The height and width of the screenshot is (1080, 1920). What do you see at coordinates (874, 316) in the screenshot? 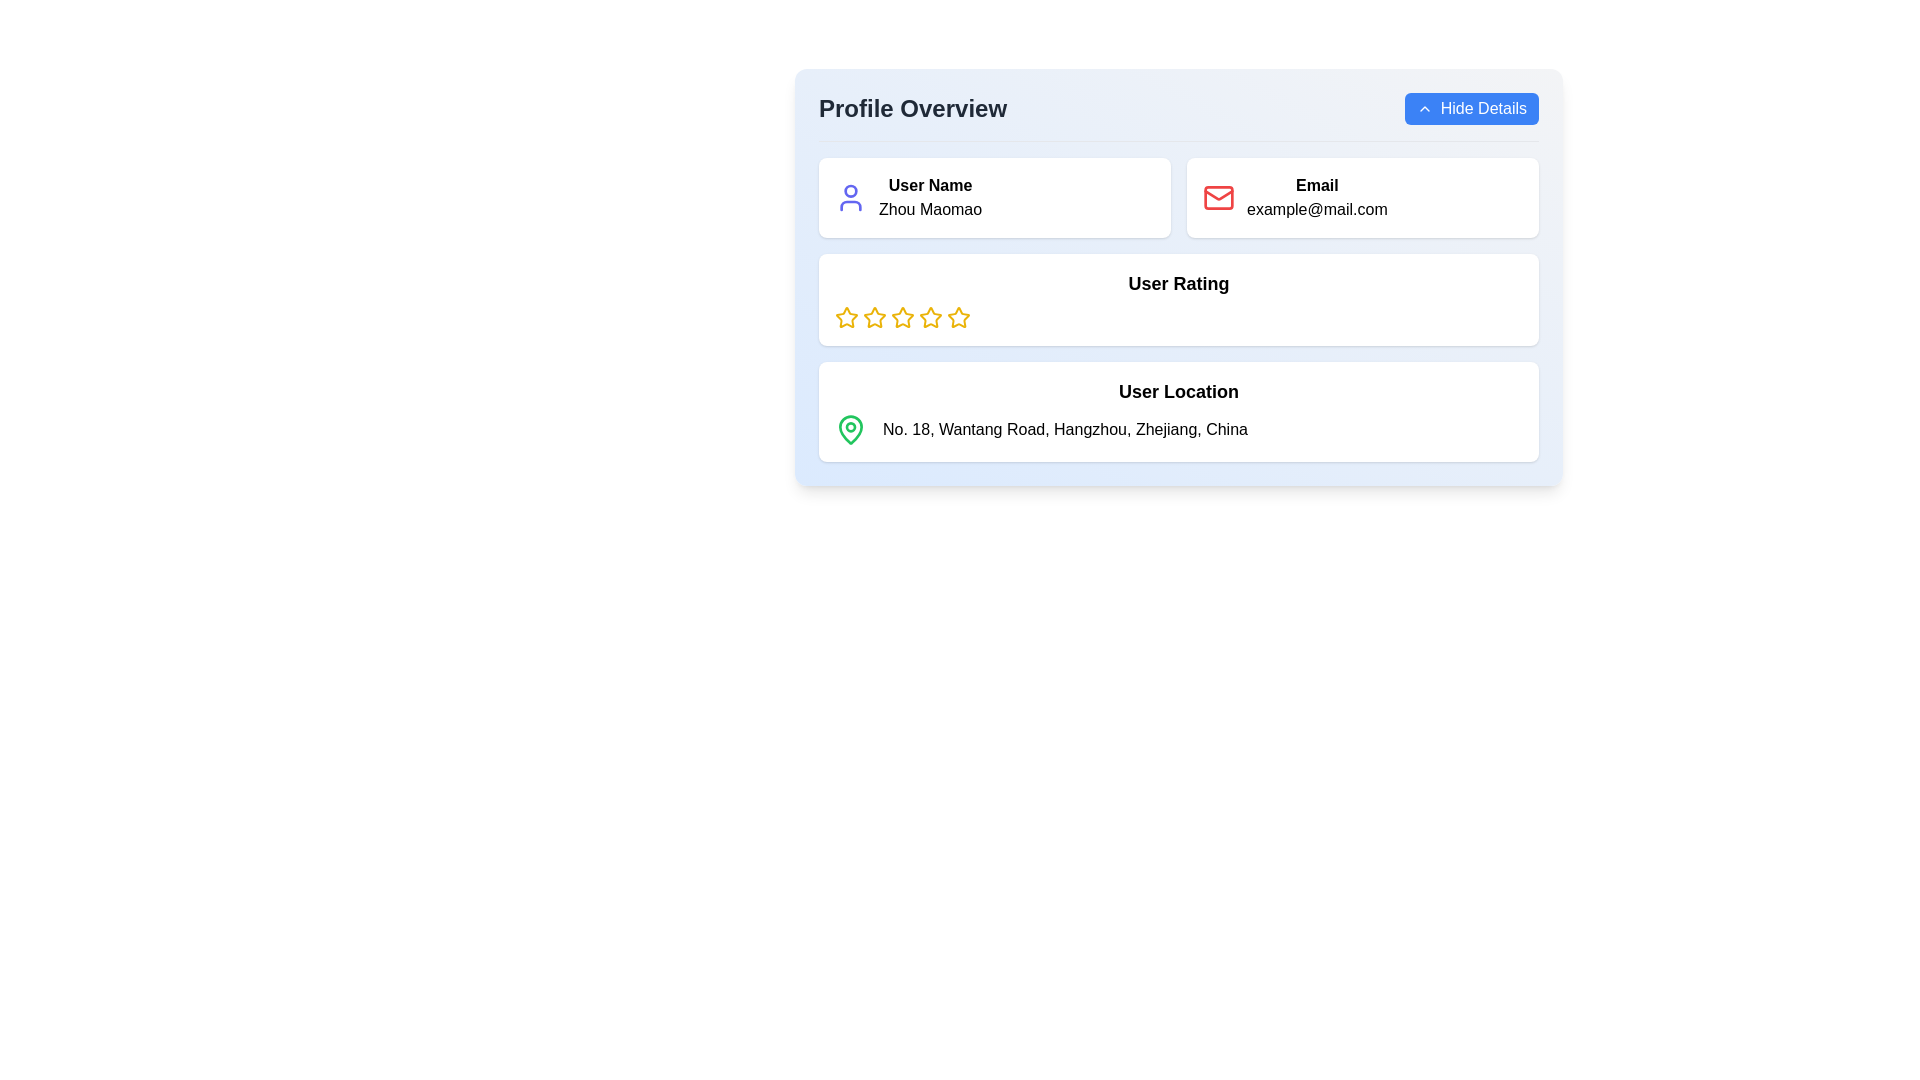
I see `the first yellow star-shaped graphic with a central white cutout in the user rating section to give a rating` at bounding box center [874, 316].